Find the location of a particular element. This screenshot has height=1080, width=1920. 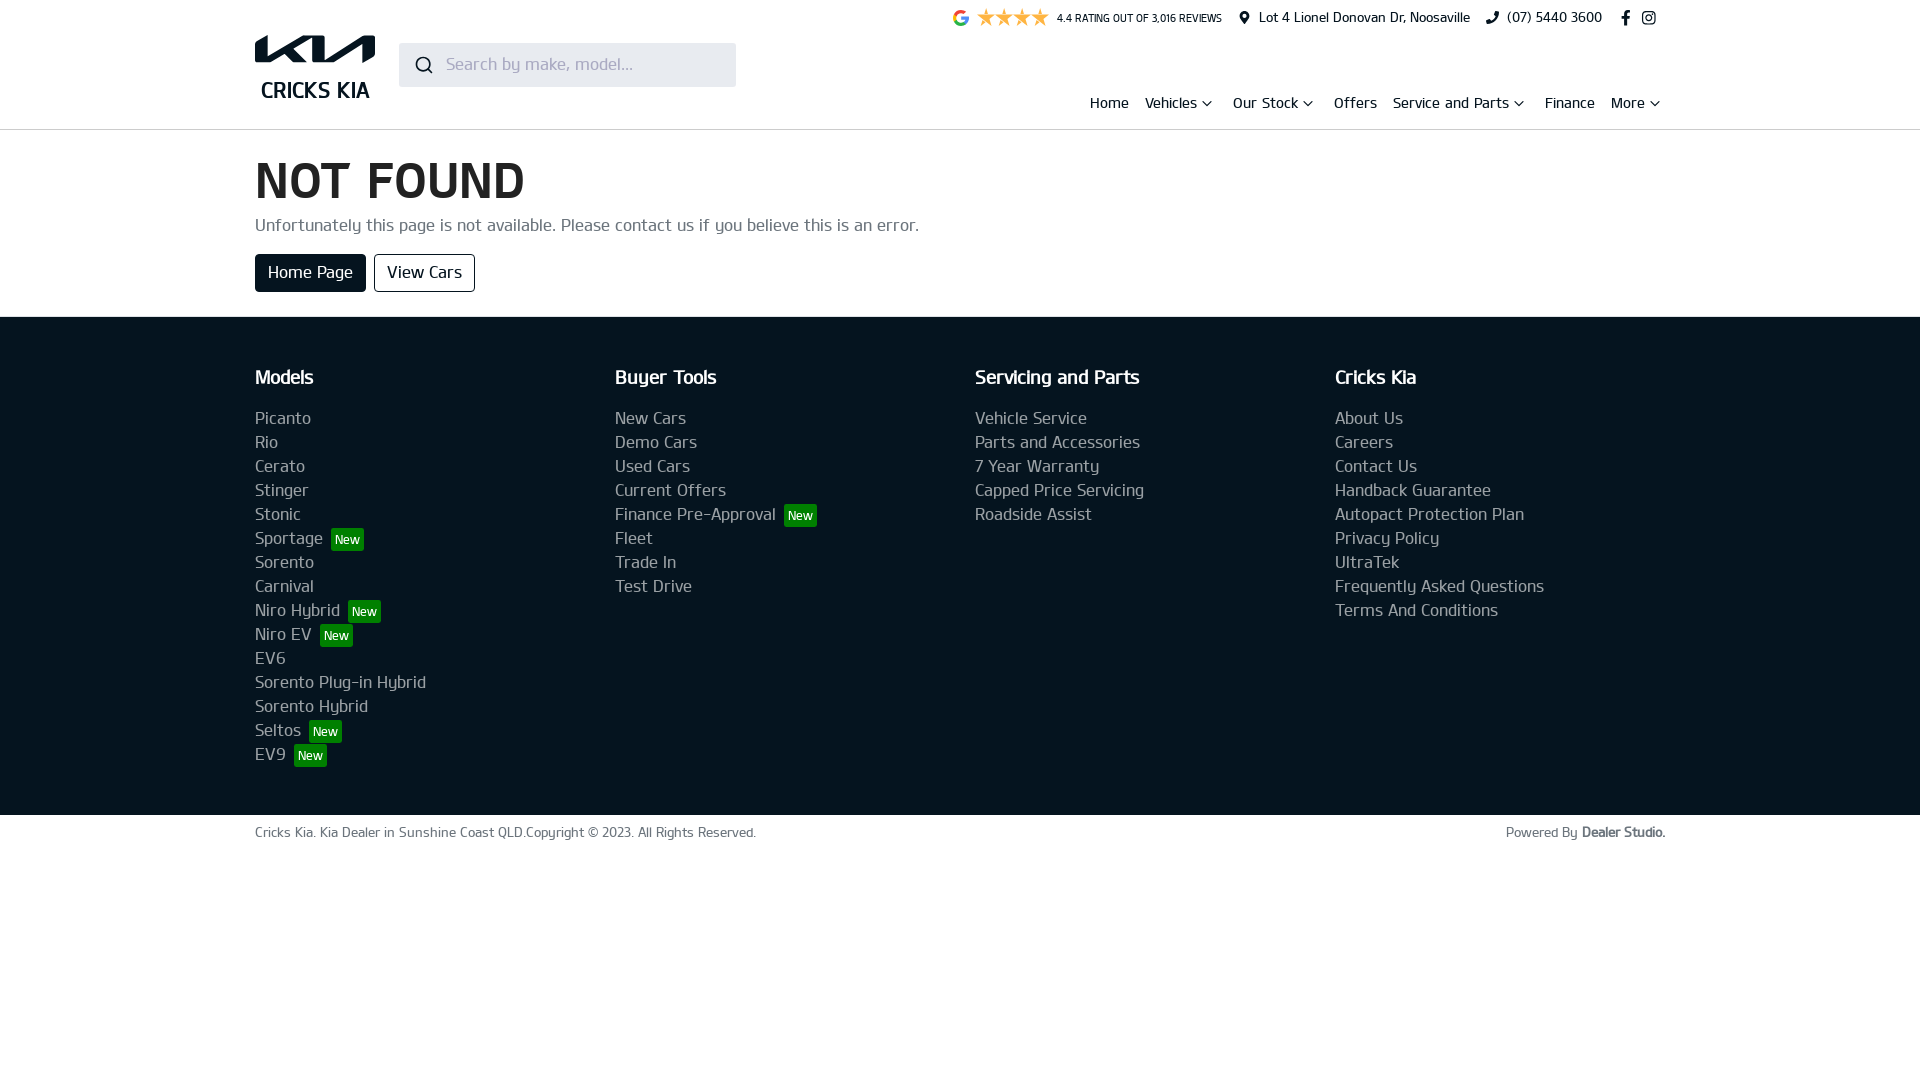

'Sorento' is located at coordinates (283, 562).